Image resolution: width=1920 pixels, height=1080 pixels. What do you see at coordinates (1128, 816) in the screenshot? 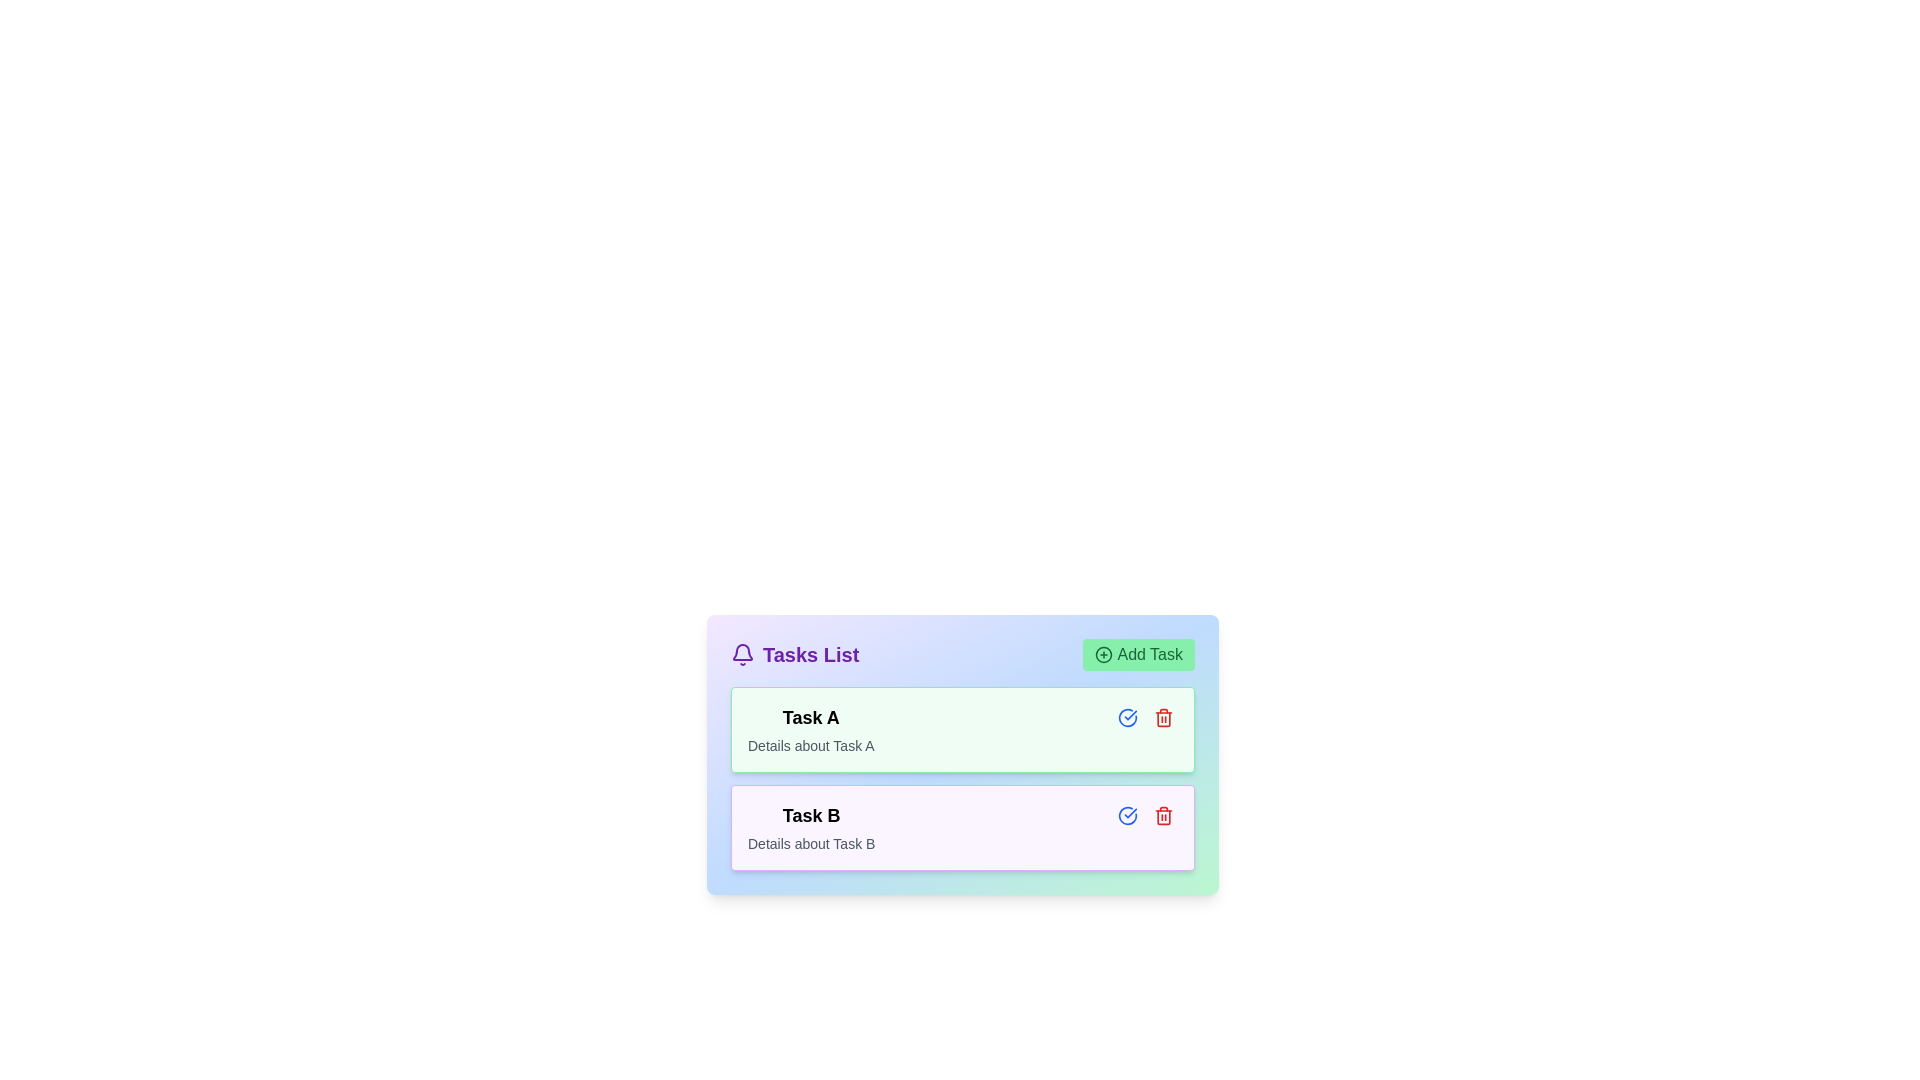
I see `the task completion toggle icon located in the action section of the 'Task B' row` at bounding box center [1128, 816].